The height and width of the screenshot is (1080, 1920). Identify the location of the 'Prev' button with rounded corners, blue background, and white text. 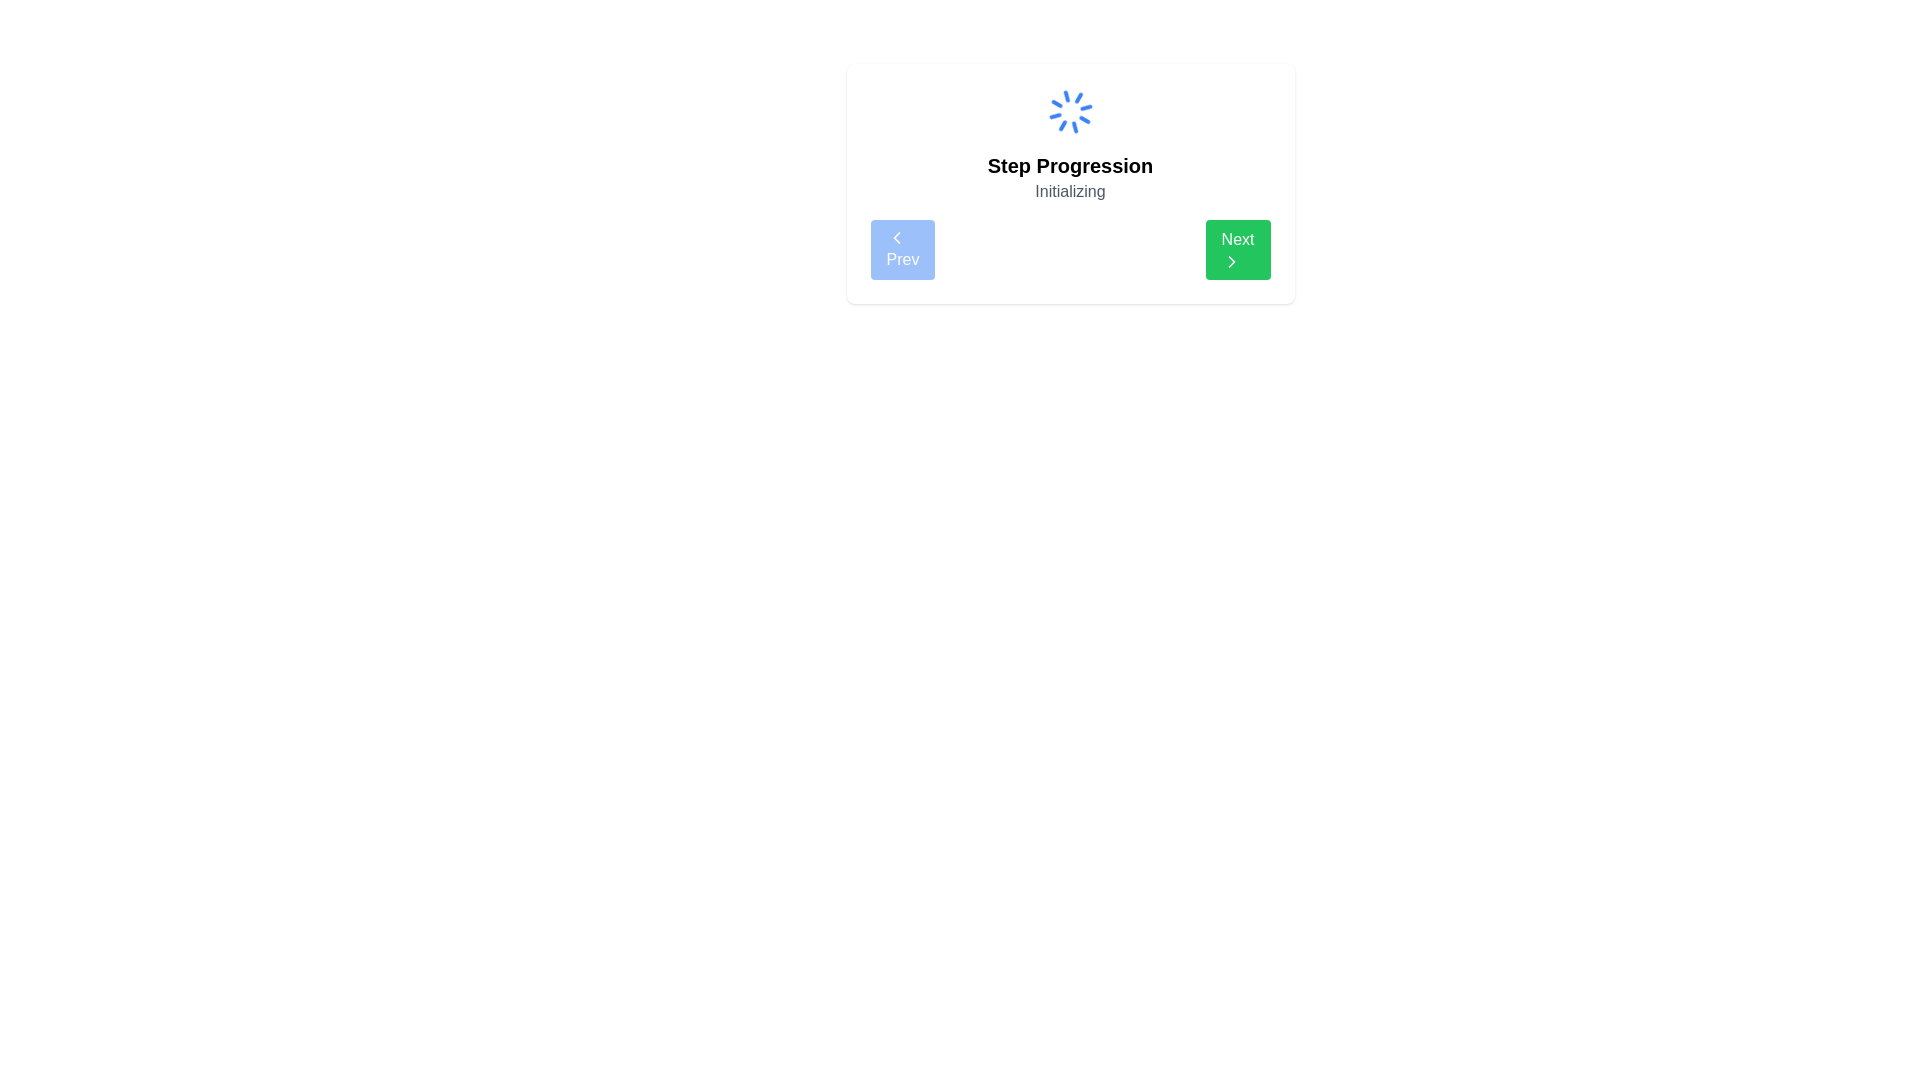
(901, 249).